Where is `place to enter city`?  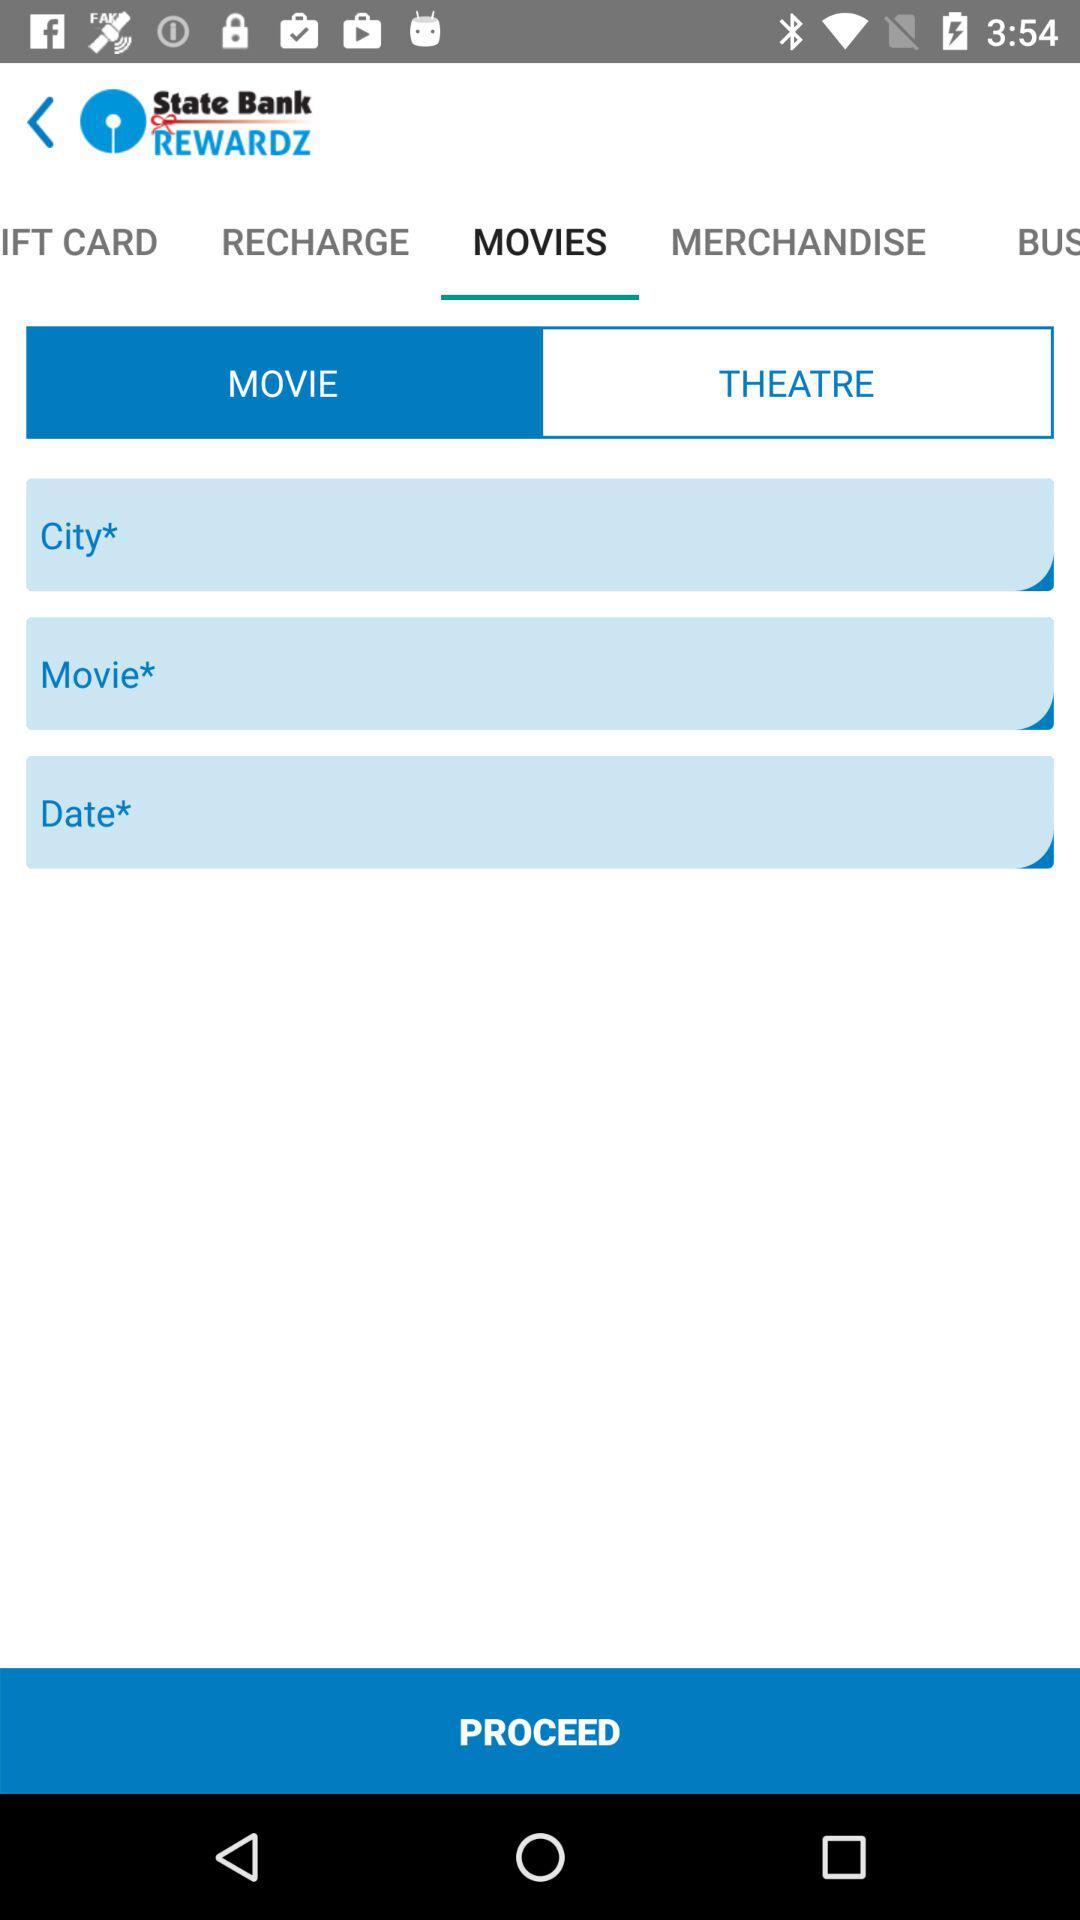 place to enter city is located at coordinates (540, 534).